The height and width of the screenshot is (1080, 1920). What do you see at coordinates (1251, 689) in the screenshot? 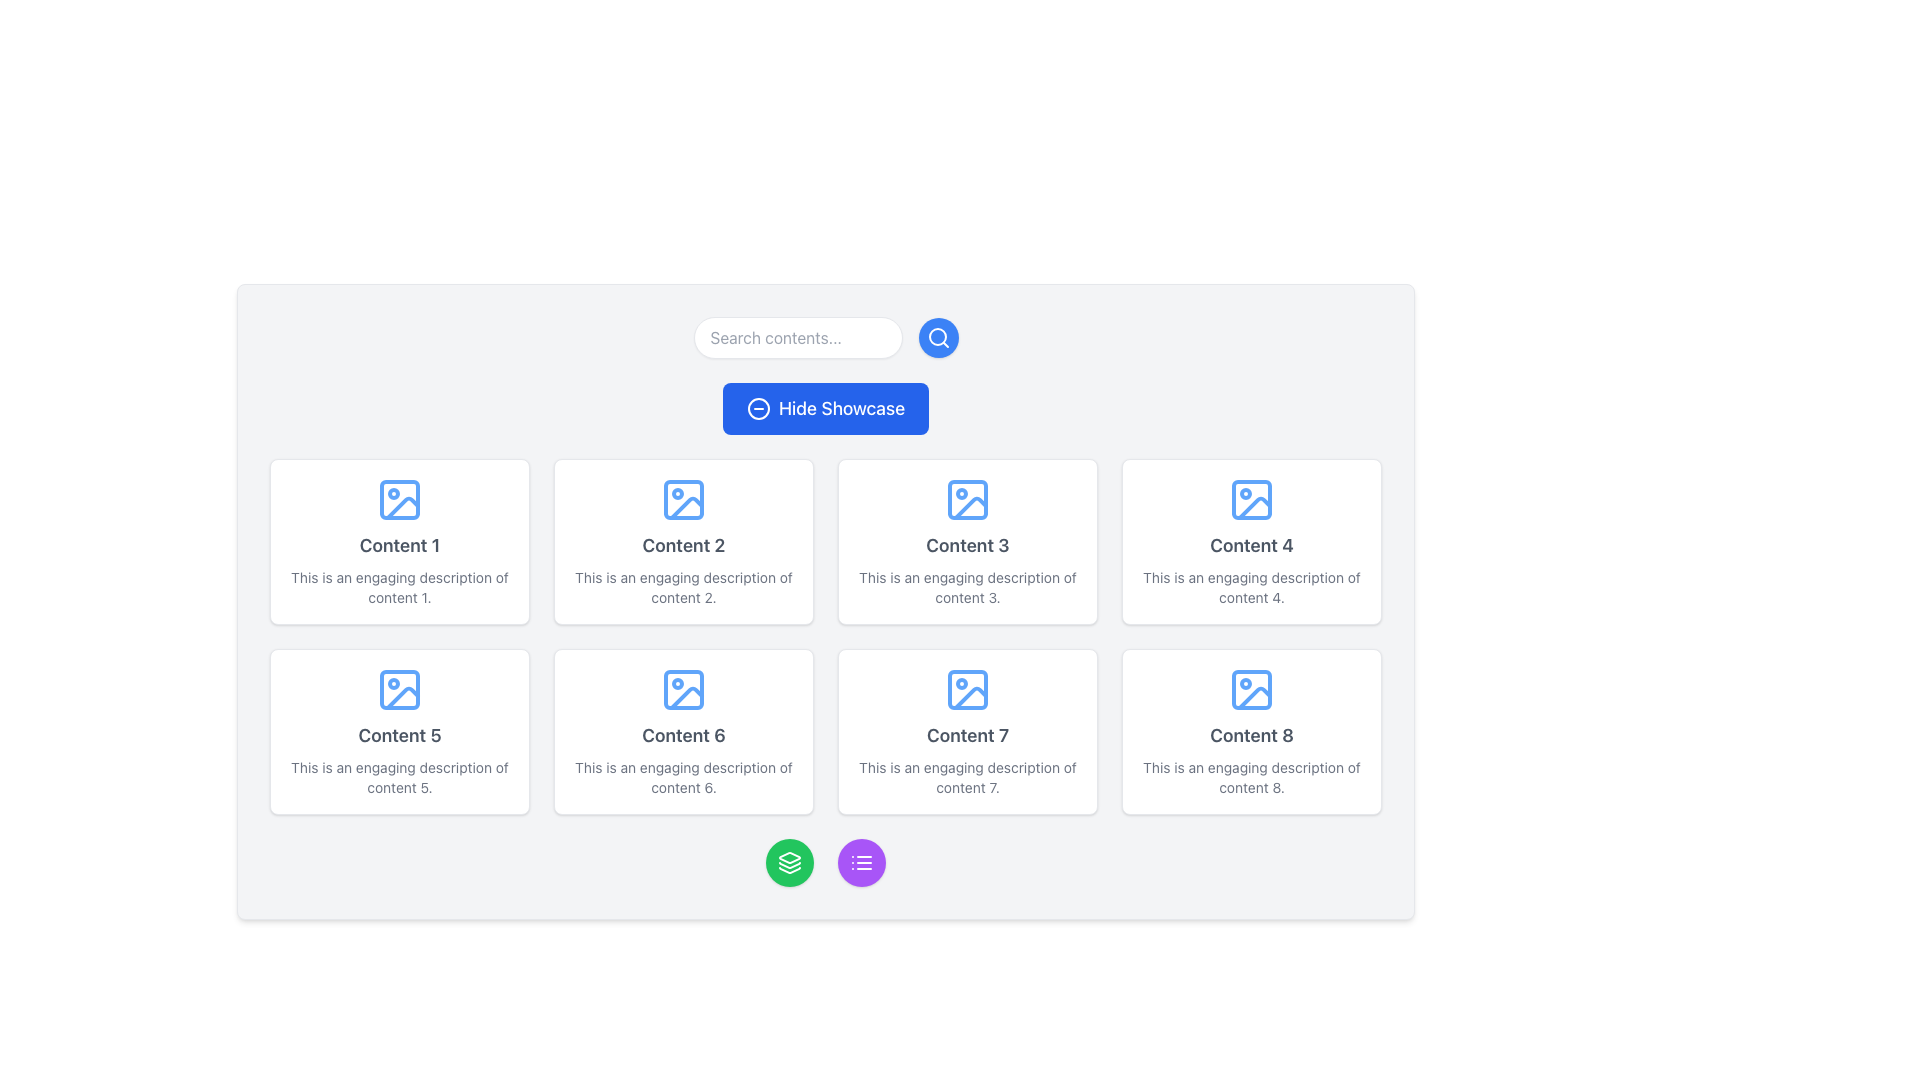
I see `the decorative SVG icon indicating the presence of an image associated with 'Content 8' located in the bottom-right quadrant of the interface` at bounding box center [1251, 689].